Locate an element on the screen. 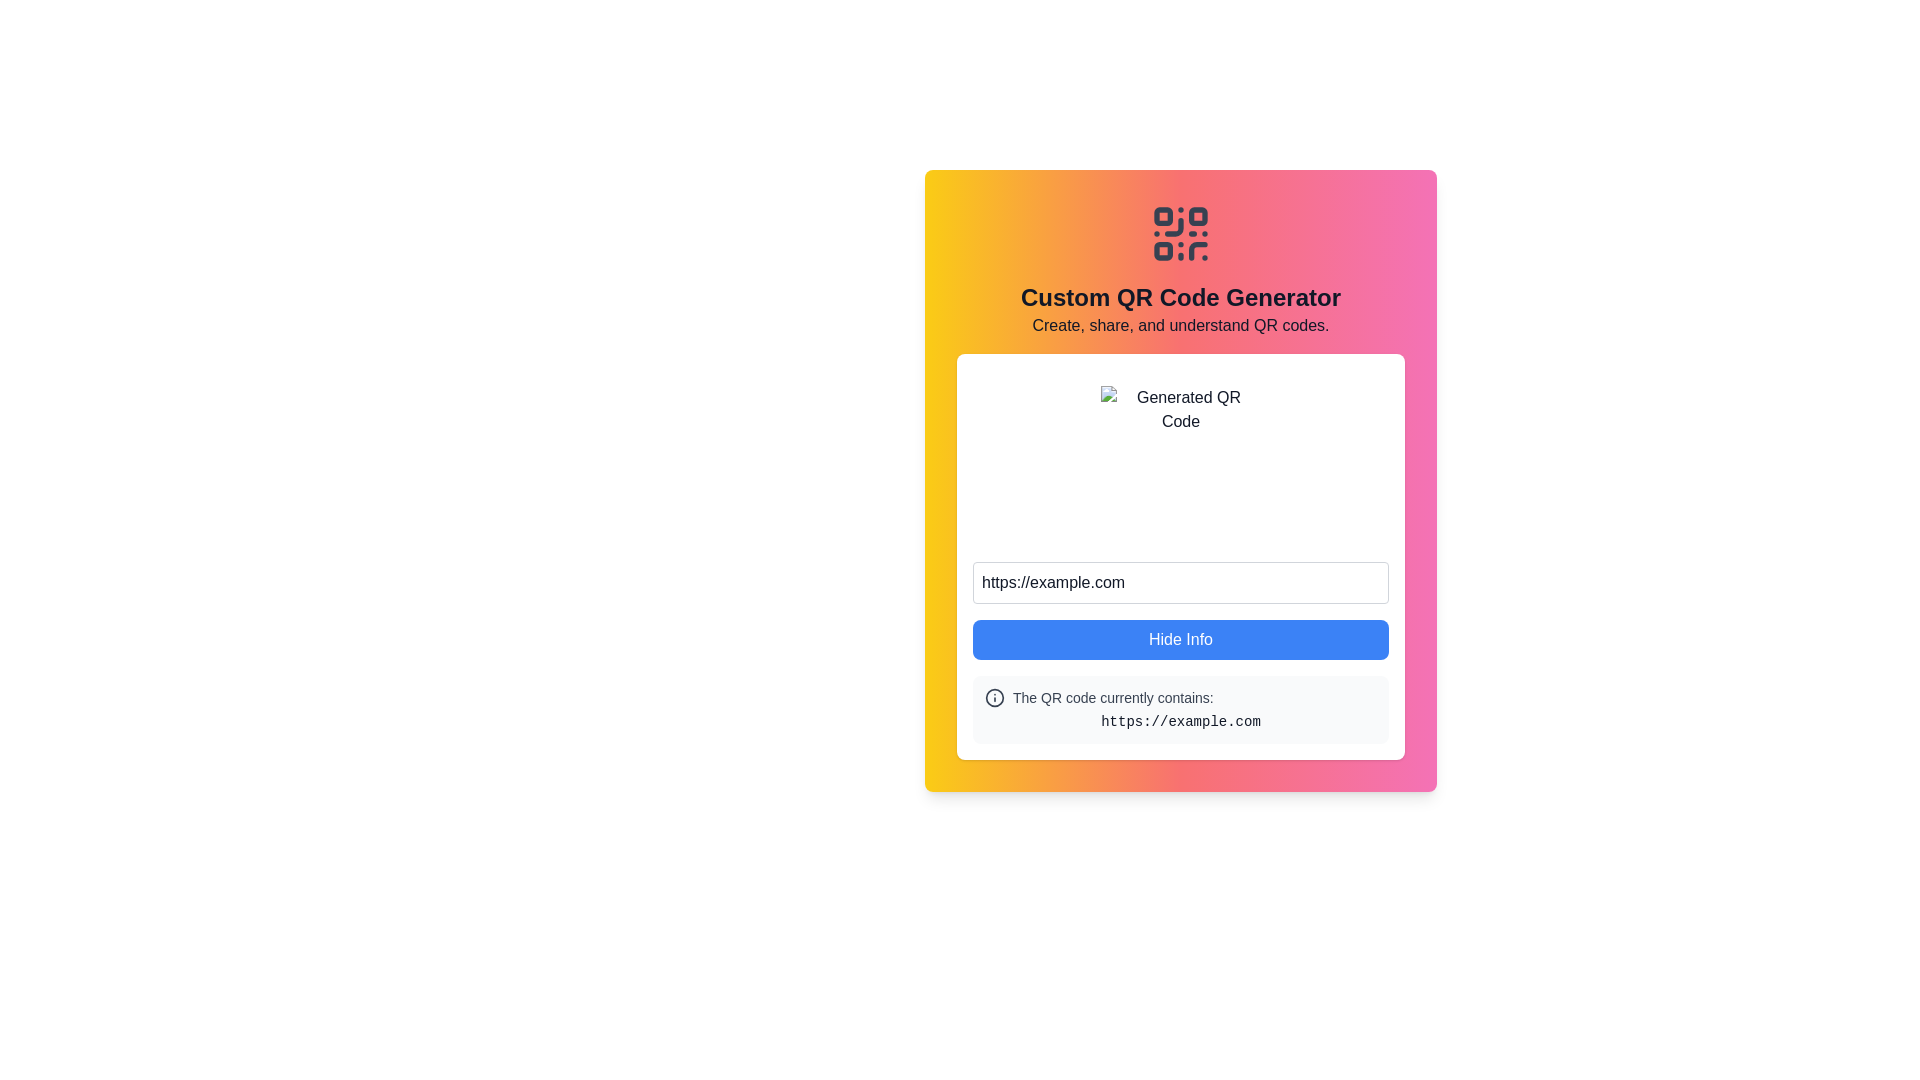 The image size is (1920, 1080). the decorative circle within the SVG icon, which is a circular shape with a visible border and no fill, located towards the bottom left of the interface is located at coordinates (994, 697).